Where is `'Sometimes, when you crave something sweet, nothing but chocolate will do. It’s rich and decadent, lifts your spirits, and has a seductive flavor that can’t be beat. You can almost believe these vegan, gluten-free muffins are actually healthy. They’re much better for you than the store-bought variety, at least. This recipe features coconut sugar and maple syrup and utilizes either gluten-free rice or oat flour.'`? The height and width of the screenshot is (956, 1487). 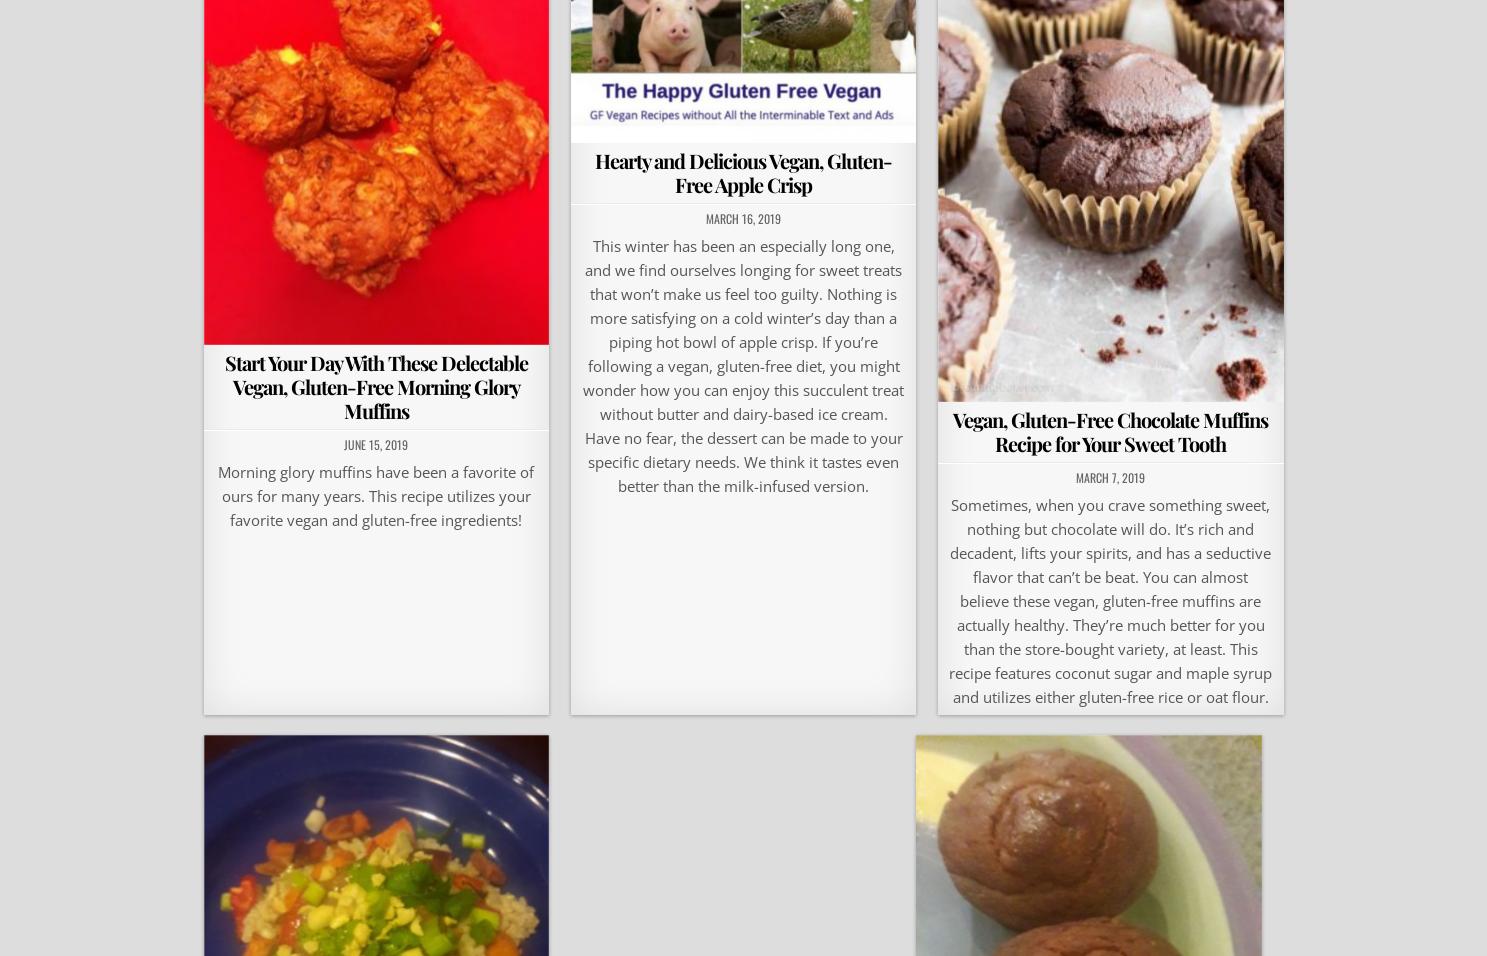 'Sometimes, when you crave something sweet, nothing but chocolate will do. It’s rich and decadent, lifts your spirits, and has a seductive flavor that can’t be beat. You can almost believe these vegan, gluten-free muffins are actually healthy. They’re much better for you than the store-bought variety, at least. This recipe features coconut sugar and maple syrup and utilizes either gluten-free rice or oat flour.' is located at coordinates (949, 599).